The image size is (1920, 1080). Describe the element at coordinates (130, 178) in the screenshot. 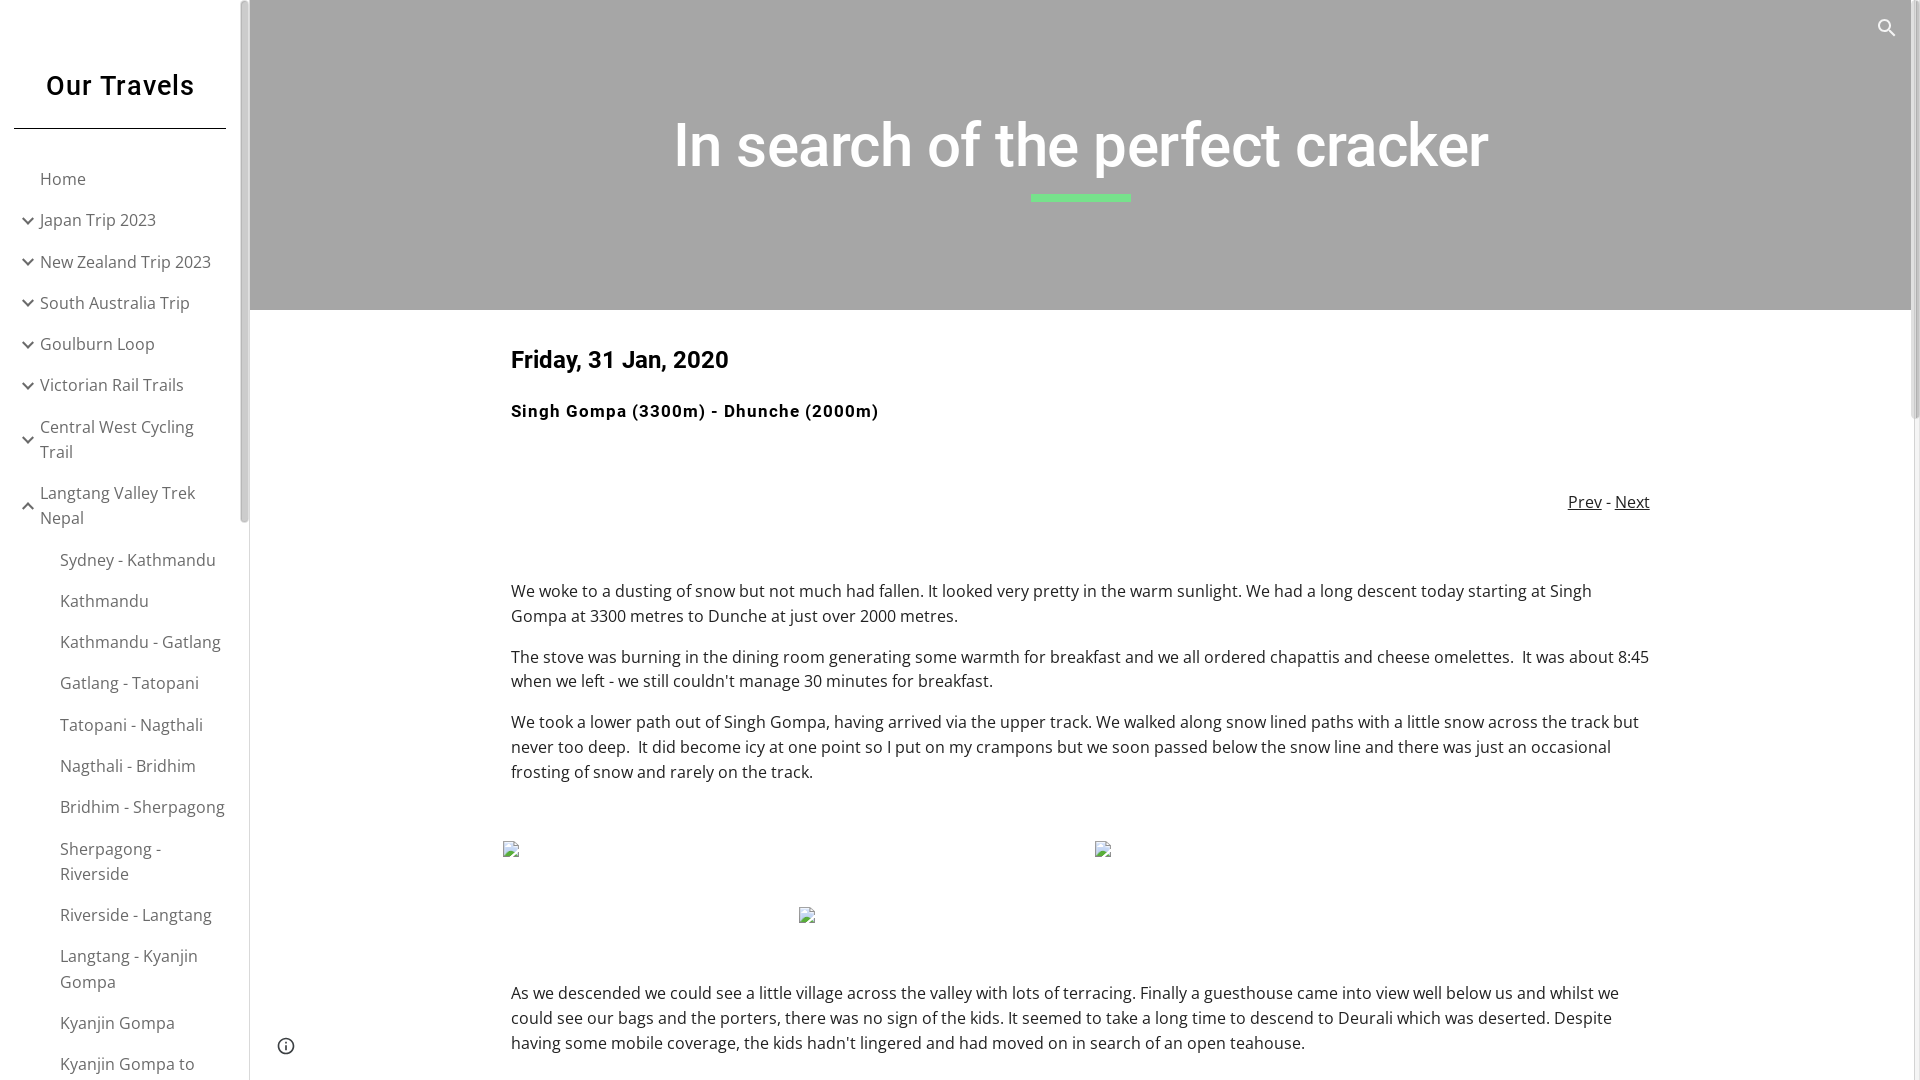

I see `'Home'` at that location.